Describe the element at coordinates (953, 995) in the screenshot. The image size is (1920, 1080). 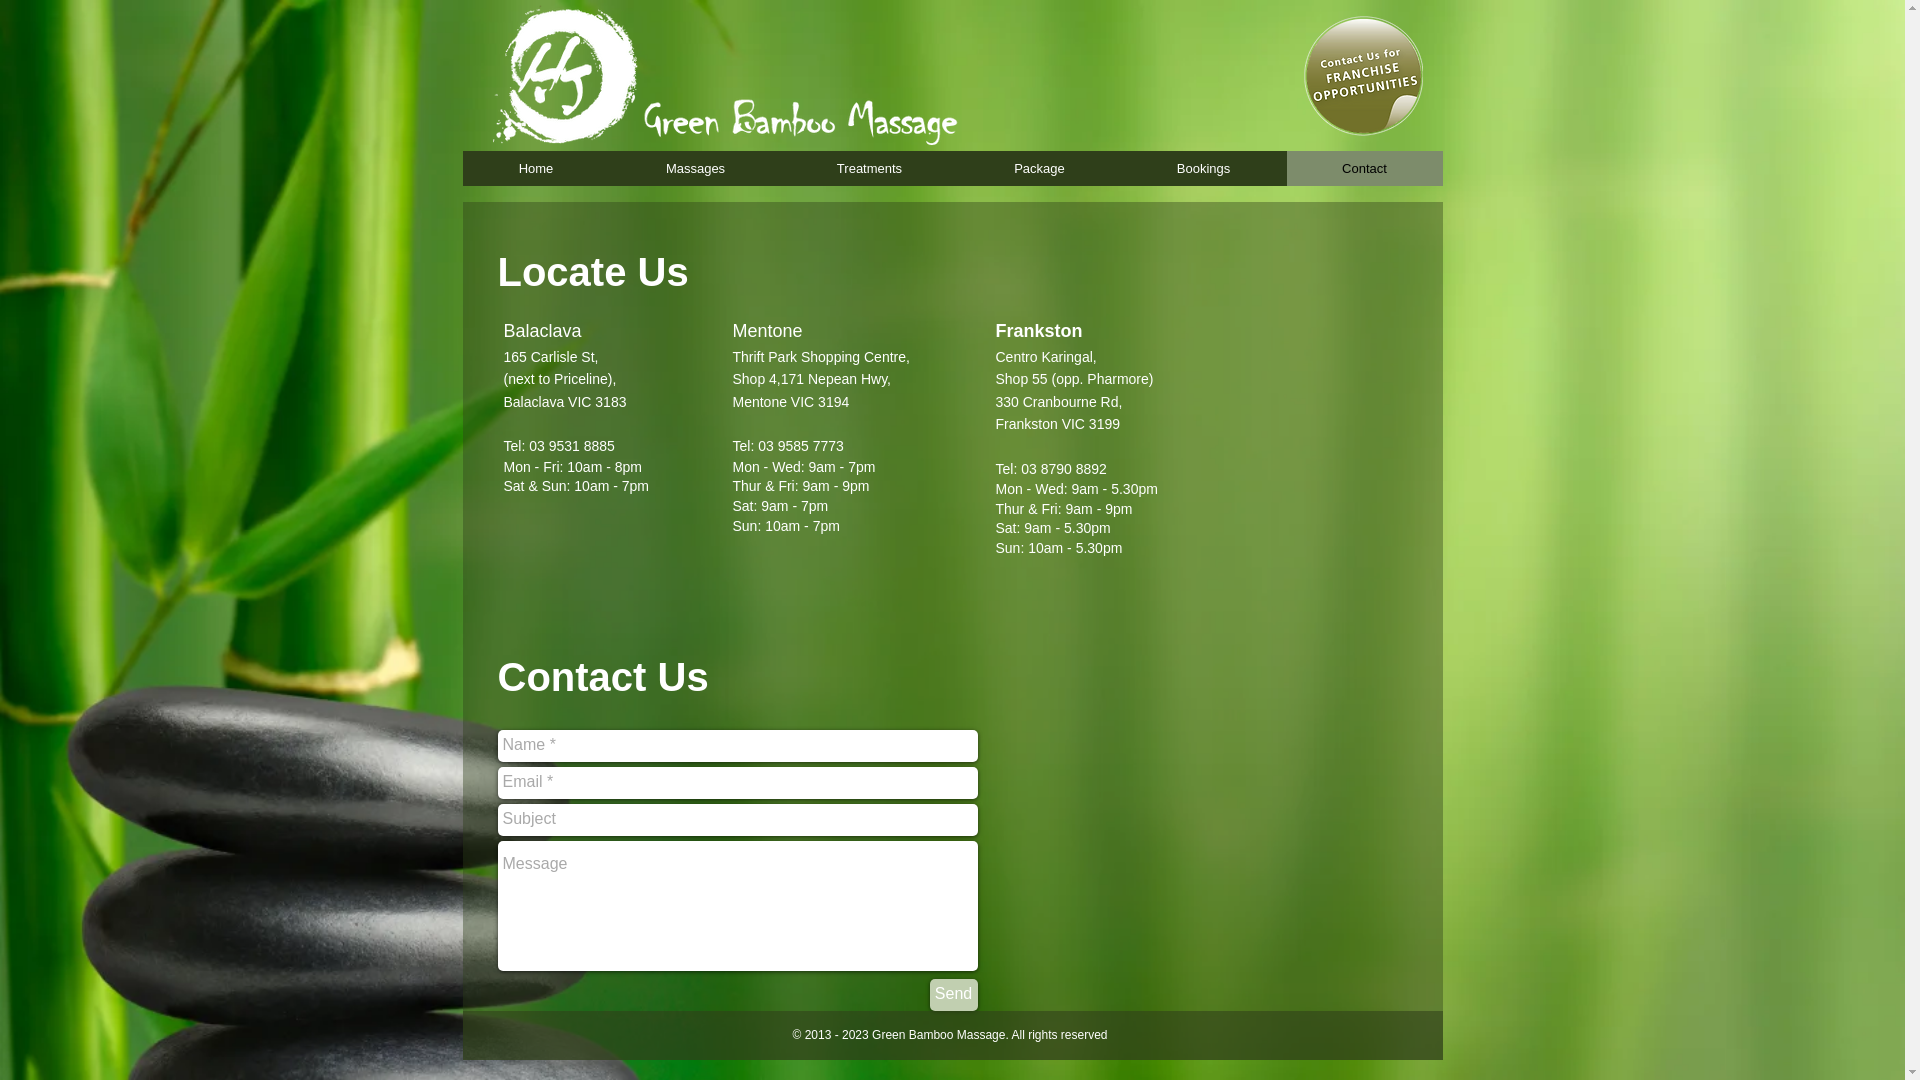
I see `'Send'` at that location.